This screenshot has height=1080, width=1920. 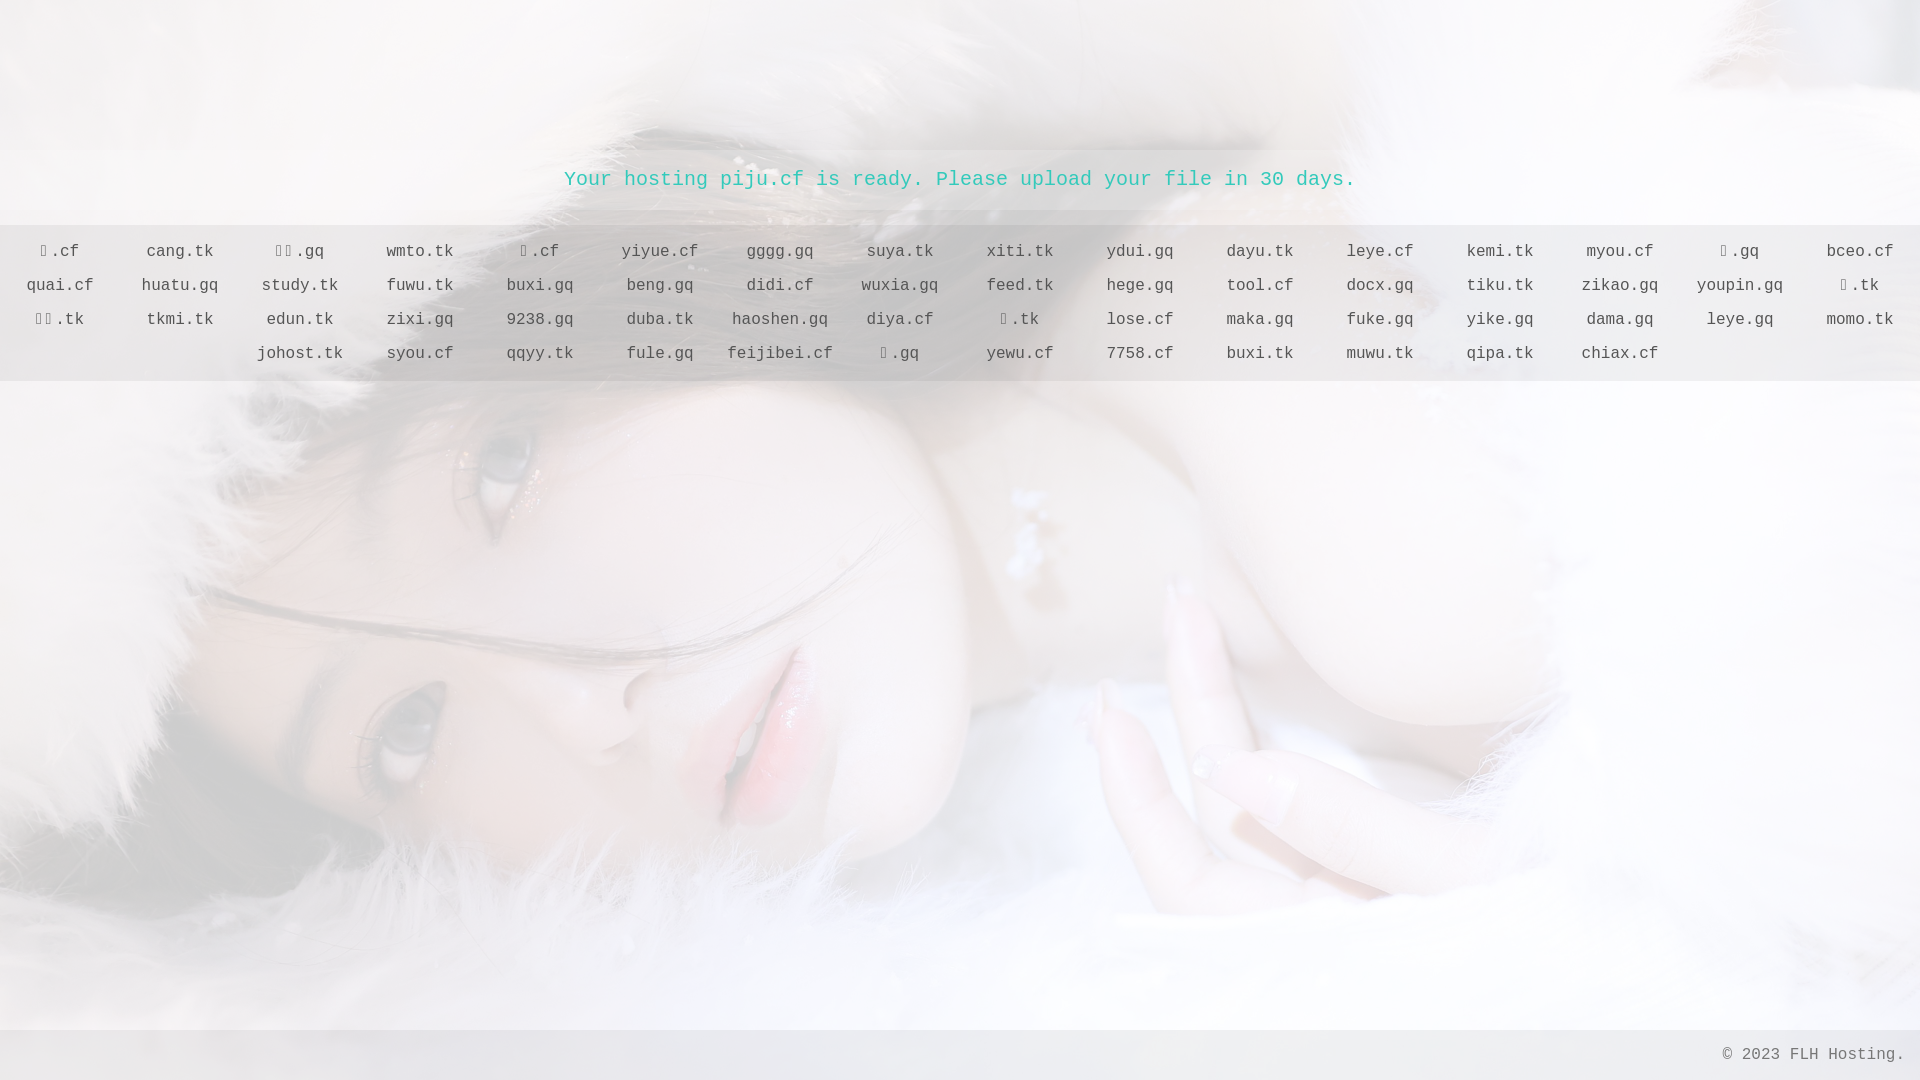 I want to click on 'suya.tk', so click(x=899, y=250).